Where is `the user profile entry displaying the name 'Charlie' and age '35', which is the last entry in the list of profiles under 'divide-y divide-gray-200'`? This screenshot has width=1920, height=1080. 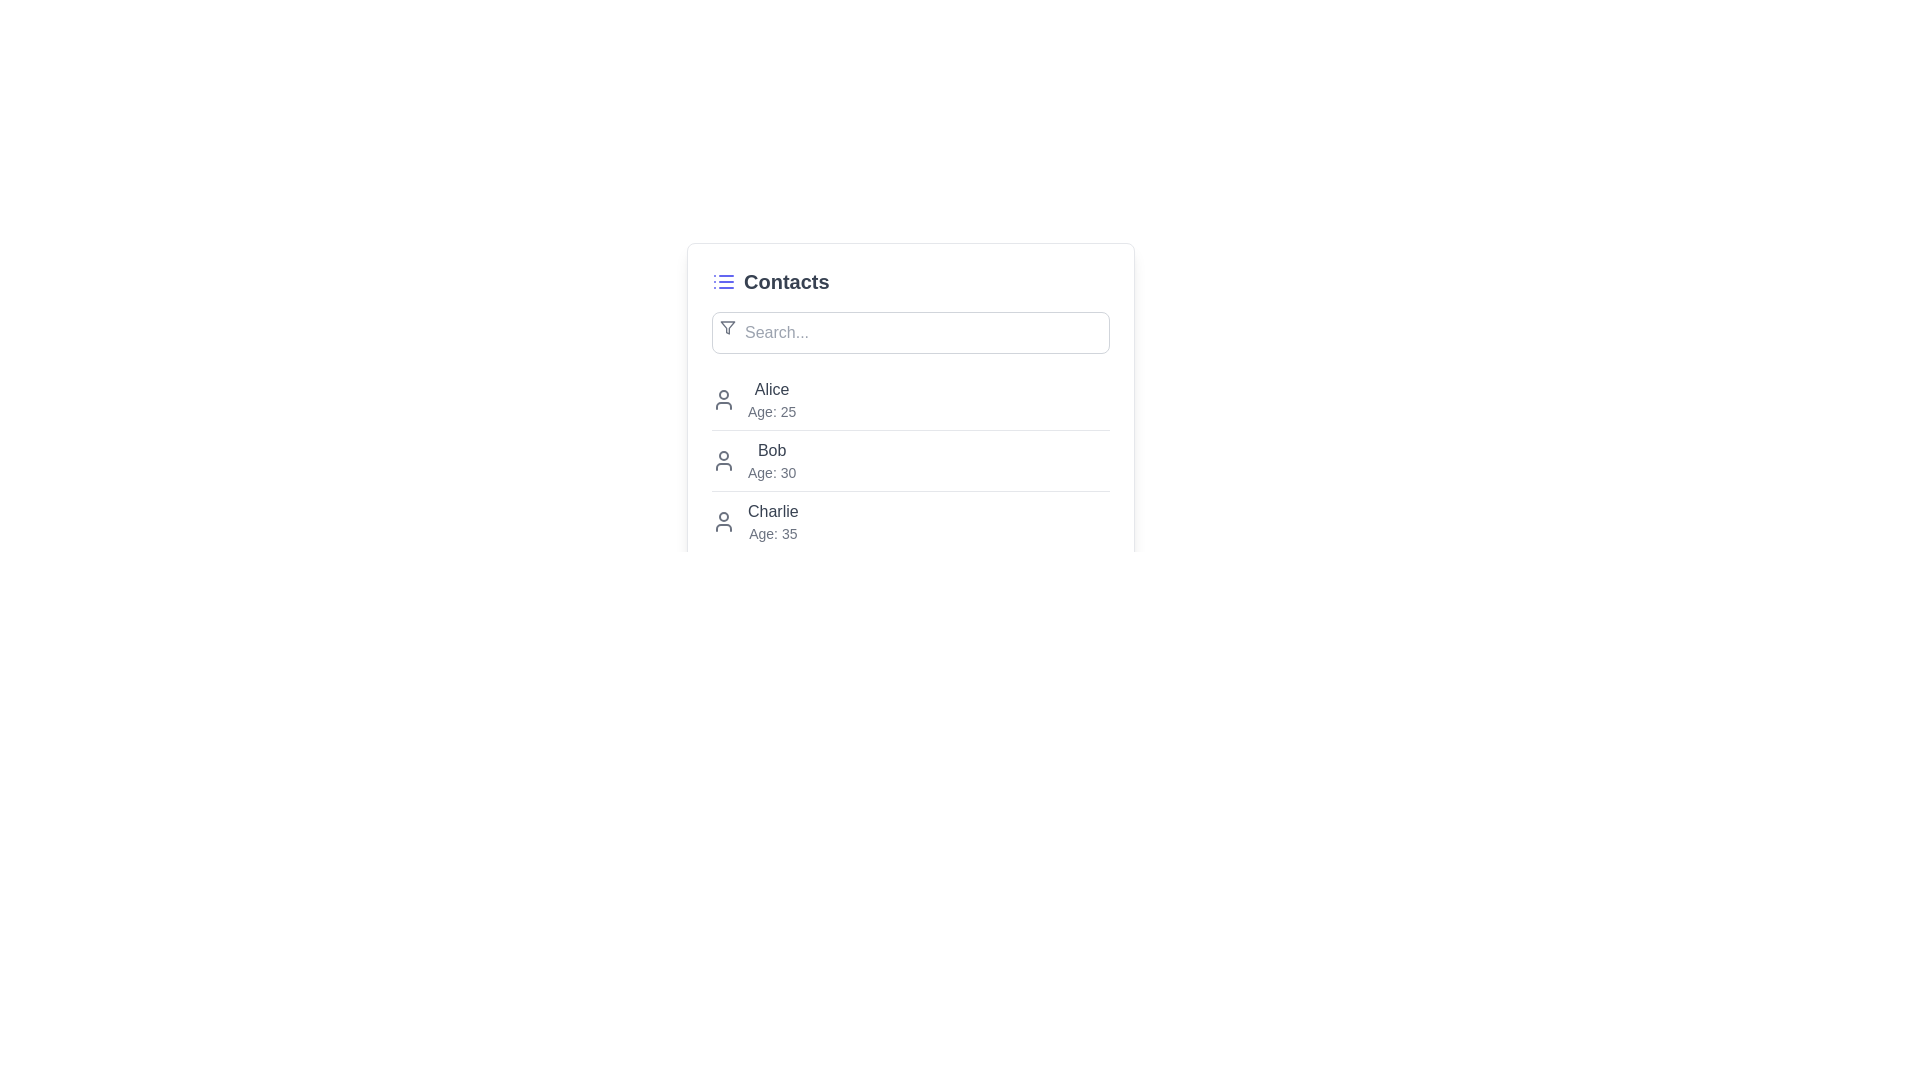
the user profile entry displaying the name 'Charlie' and age '35', which is the last entry in the list of profiles under 'divide-y divide-gray-200' is located at coordinates (910, 520).